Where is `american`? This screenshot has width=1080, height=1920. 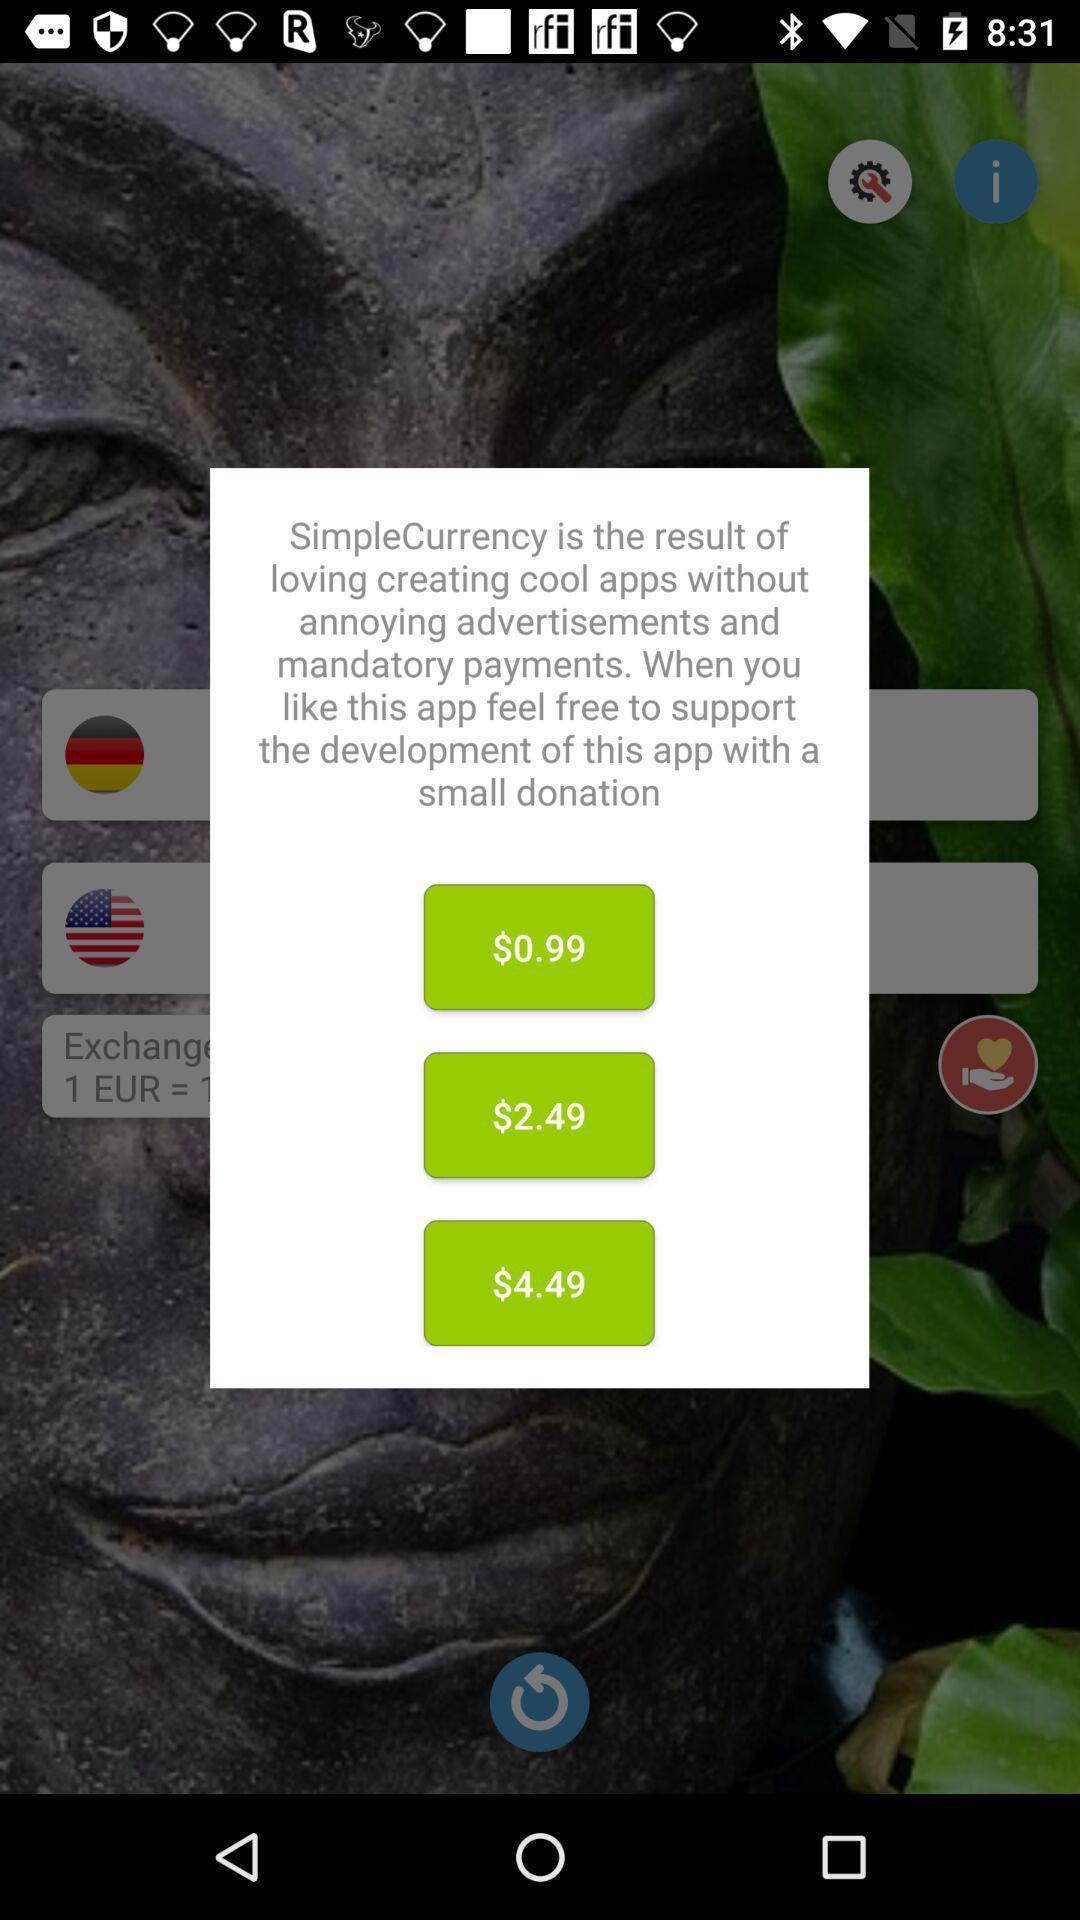 american is located at coordinates (104, 927).